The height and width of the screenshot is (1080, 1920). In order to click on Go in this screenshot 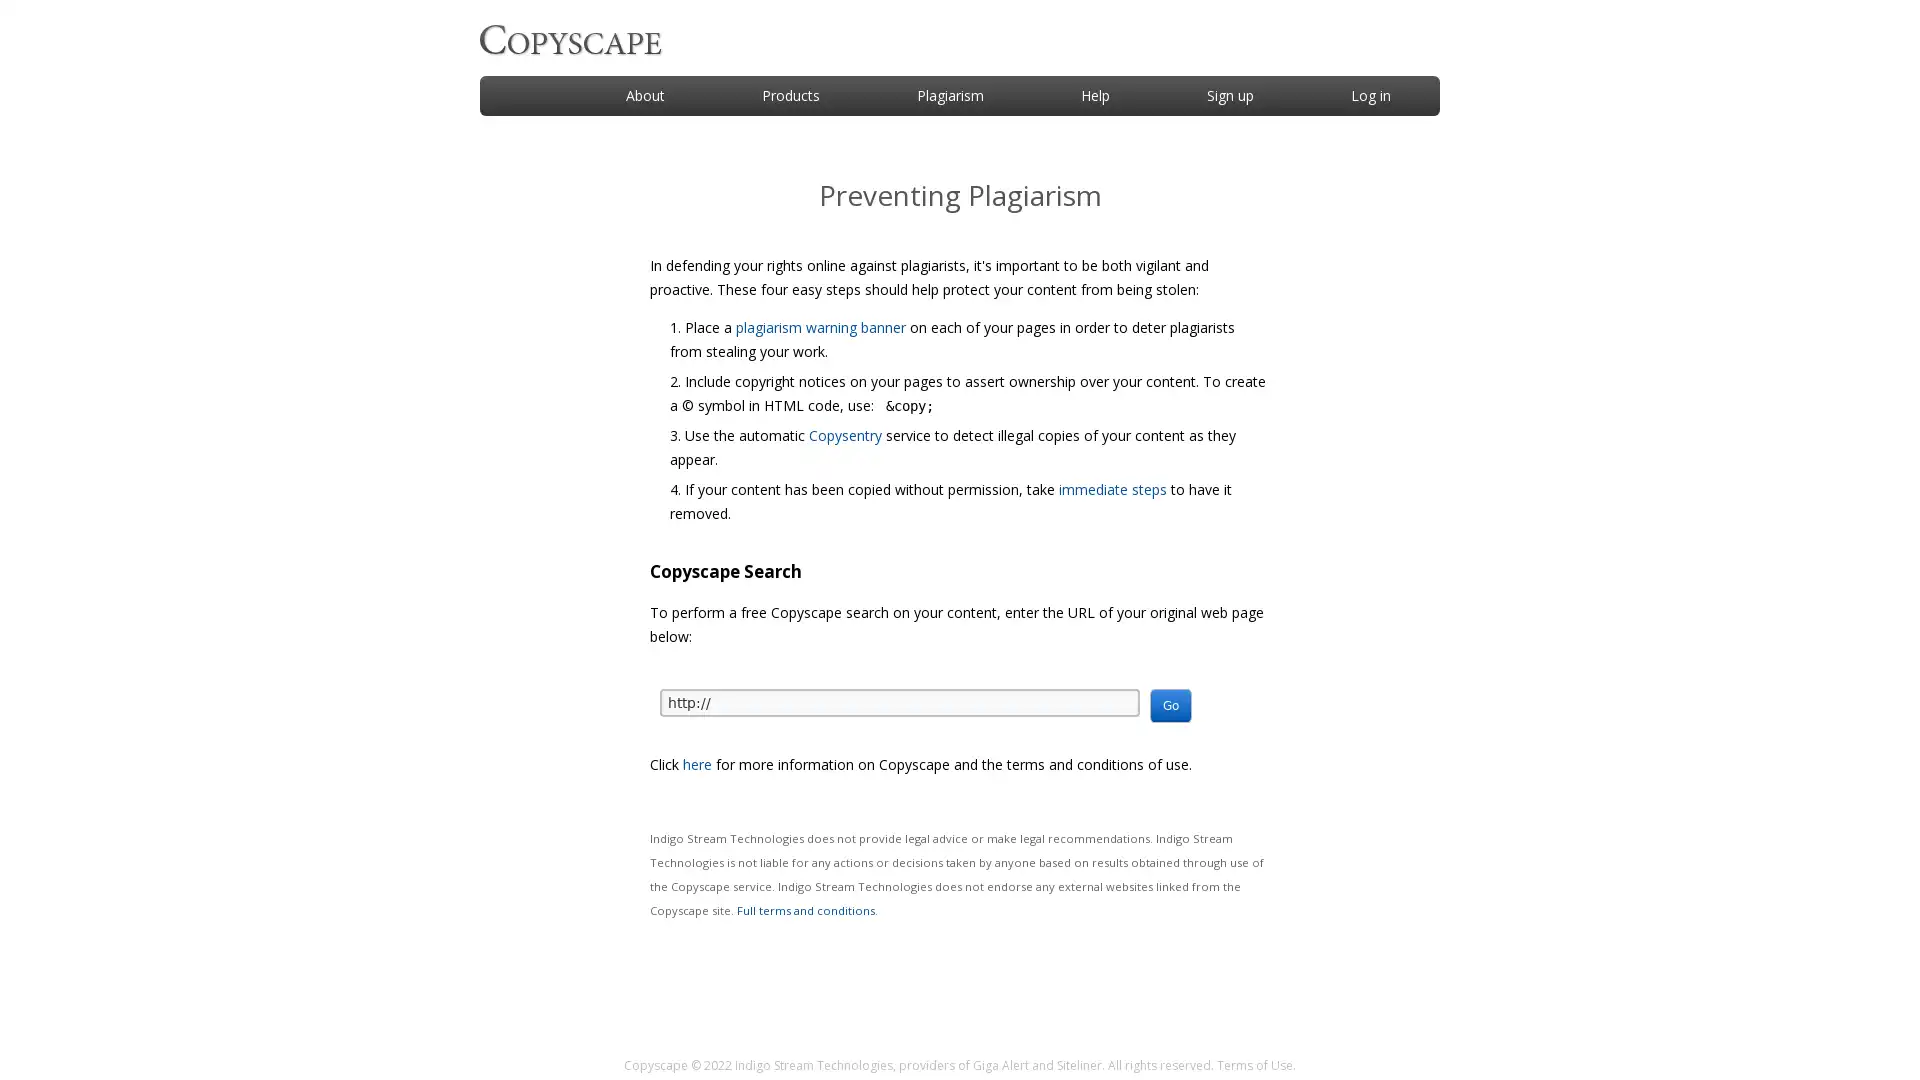, I will do `click(1171, 704)`.